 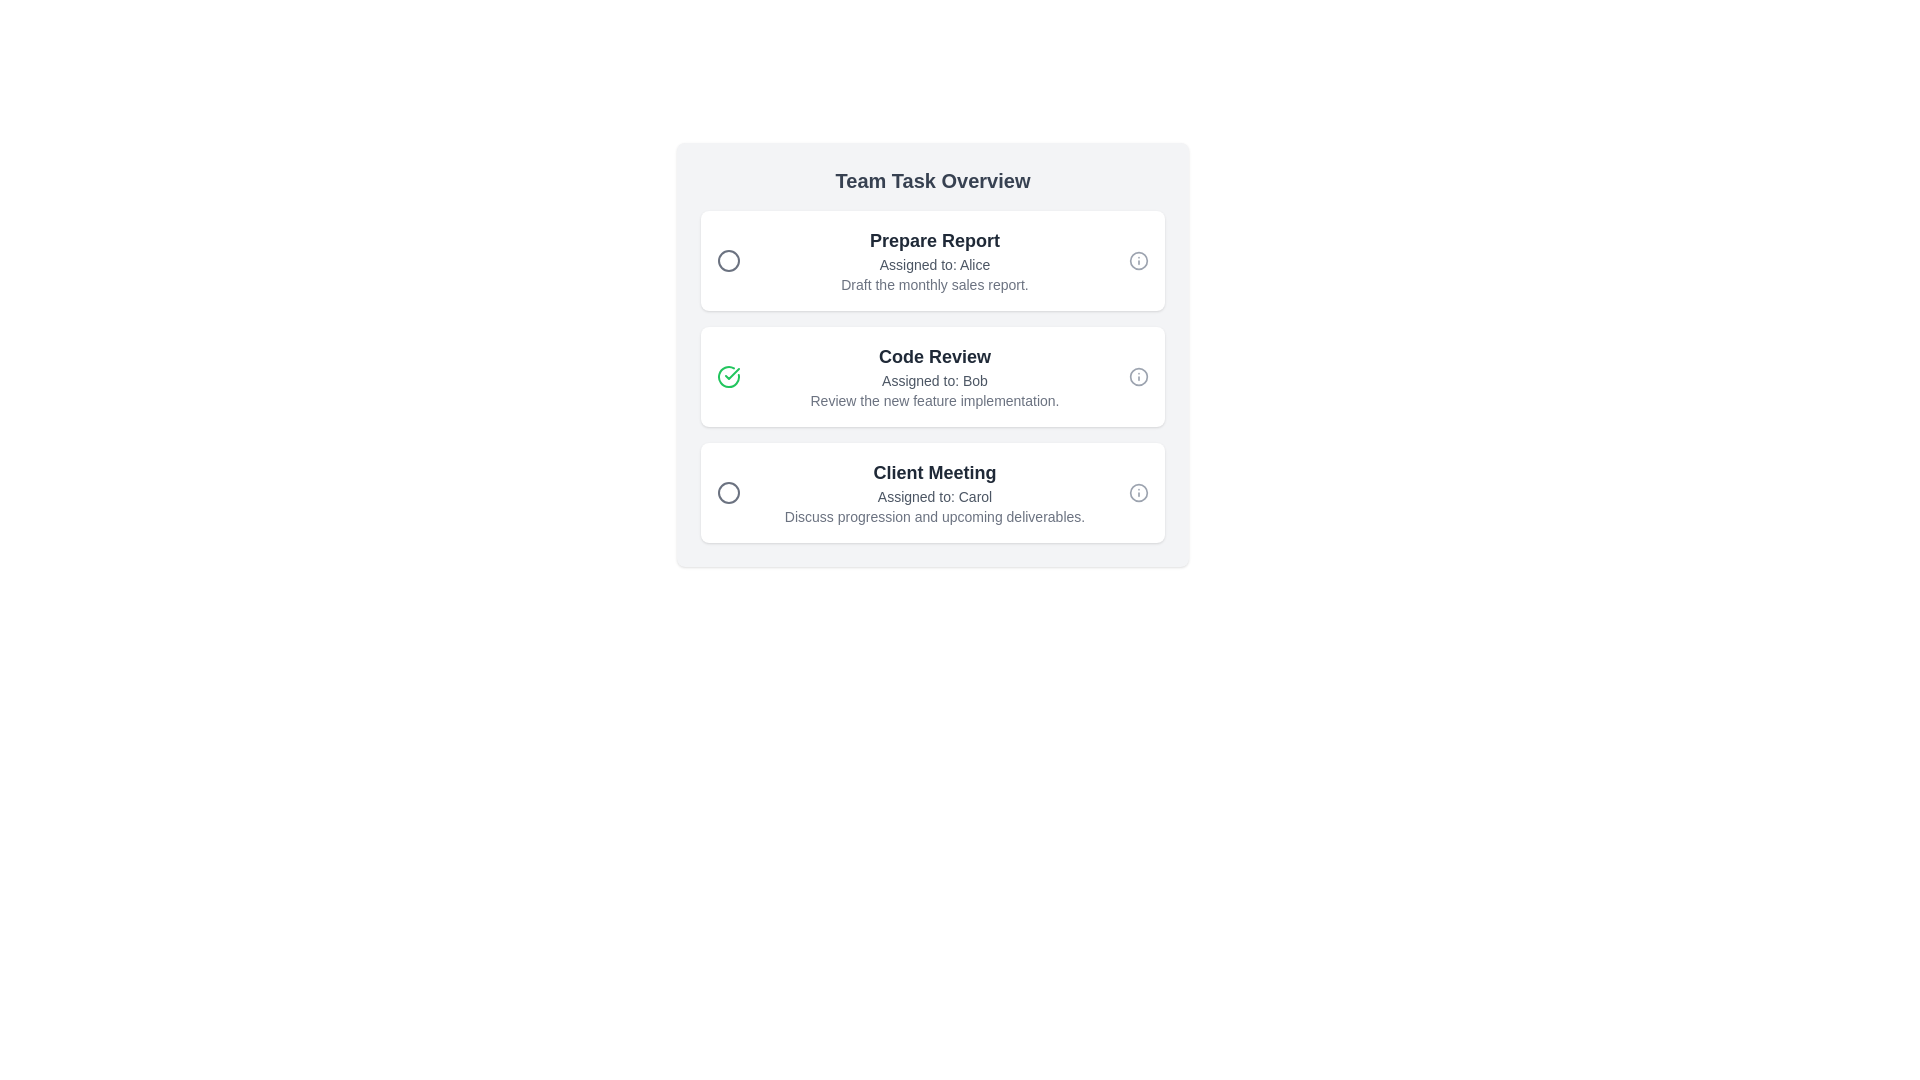 What do you see at coordinates (728, 493) in the screenshot?
I see `the Circle graphic icon that indicates the status of the 'Client Meeting' task, positioned adjacent to the left of the main task text` at bounding box center [728, 493].